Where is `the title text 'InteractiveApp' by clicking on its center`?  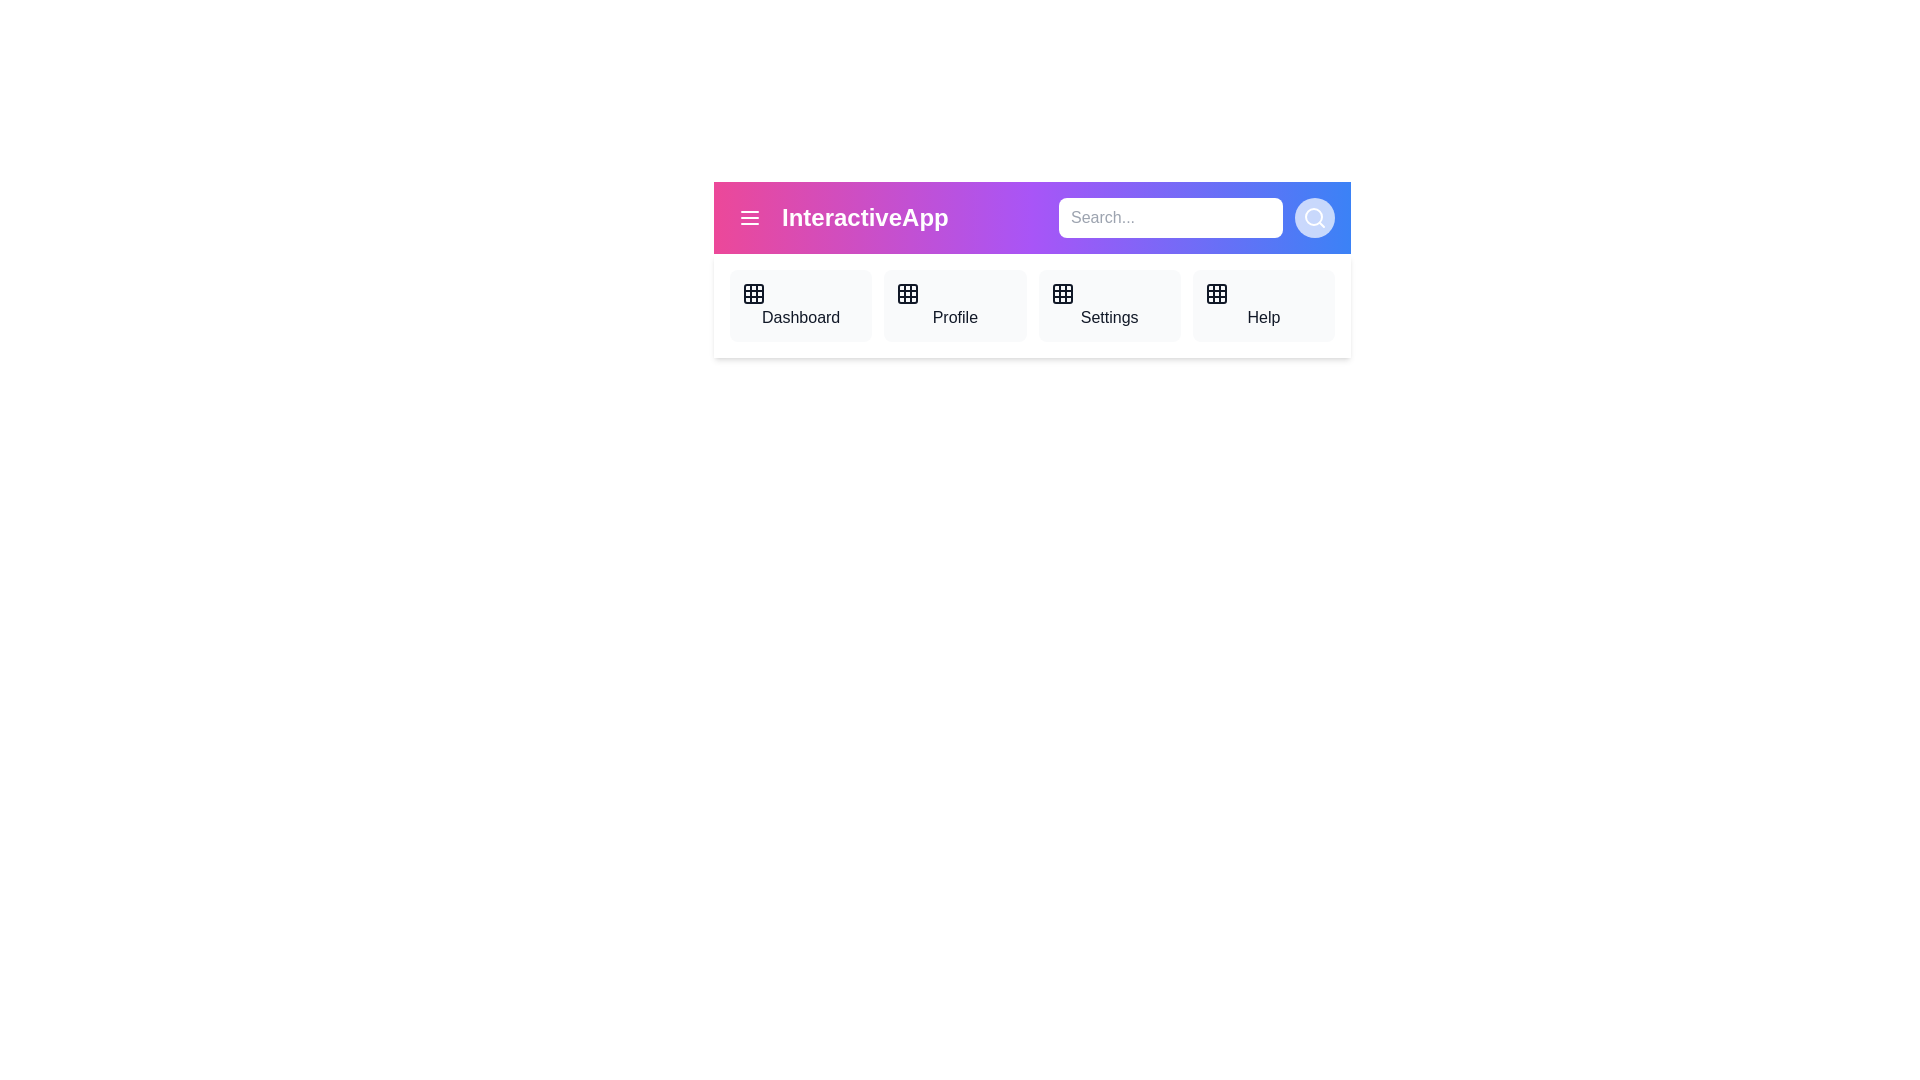
the title text 'InteractiveApp' by clicking on its center is located at coordinates (865, 218).